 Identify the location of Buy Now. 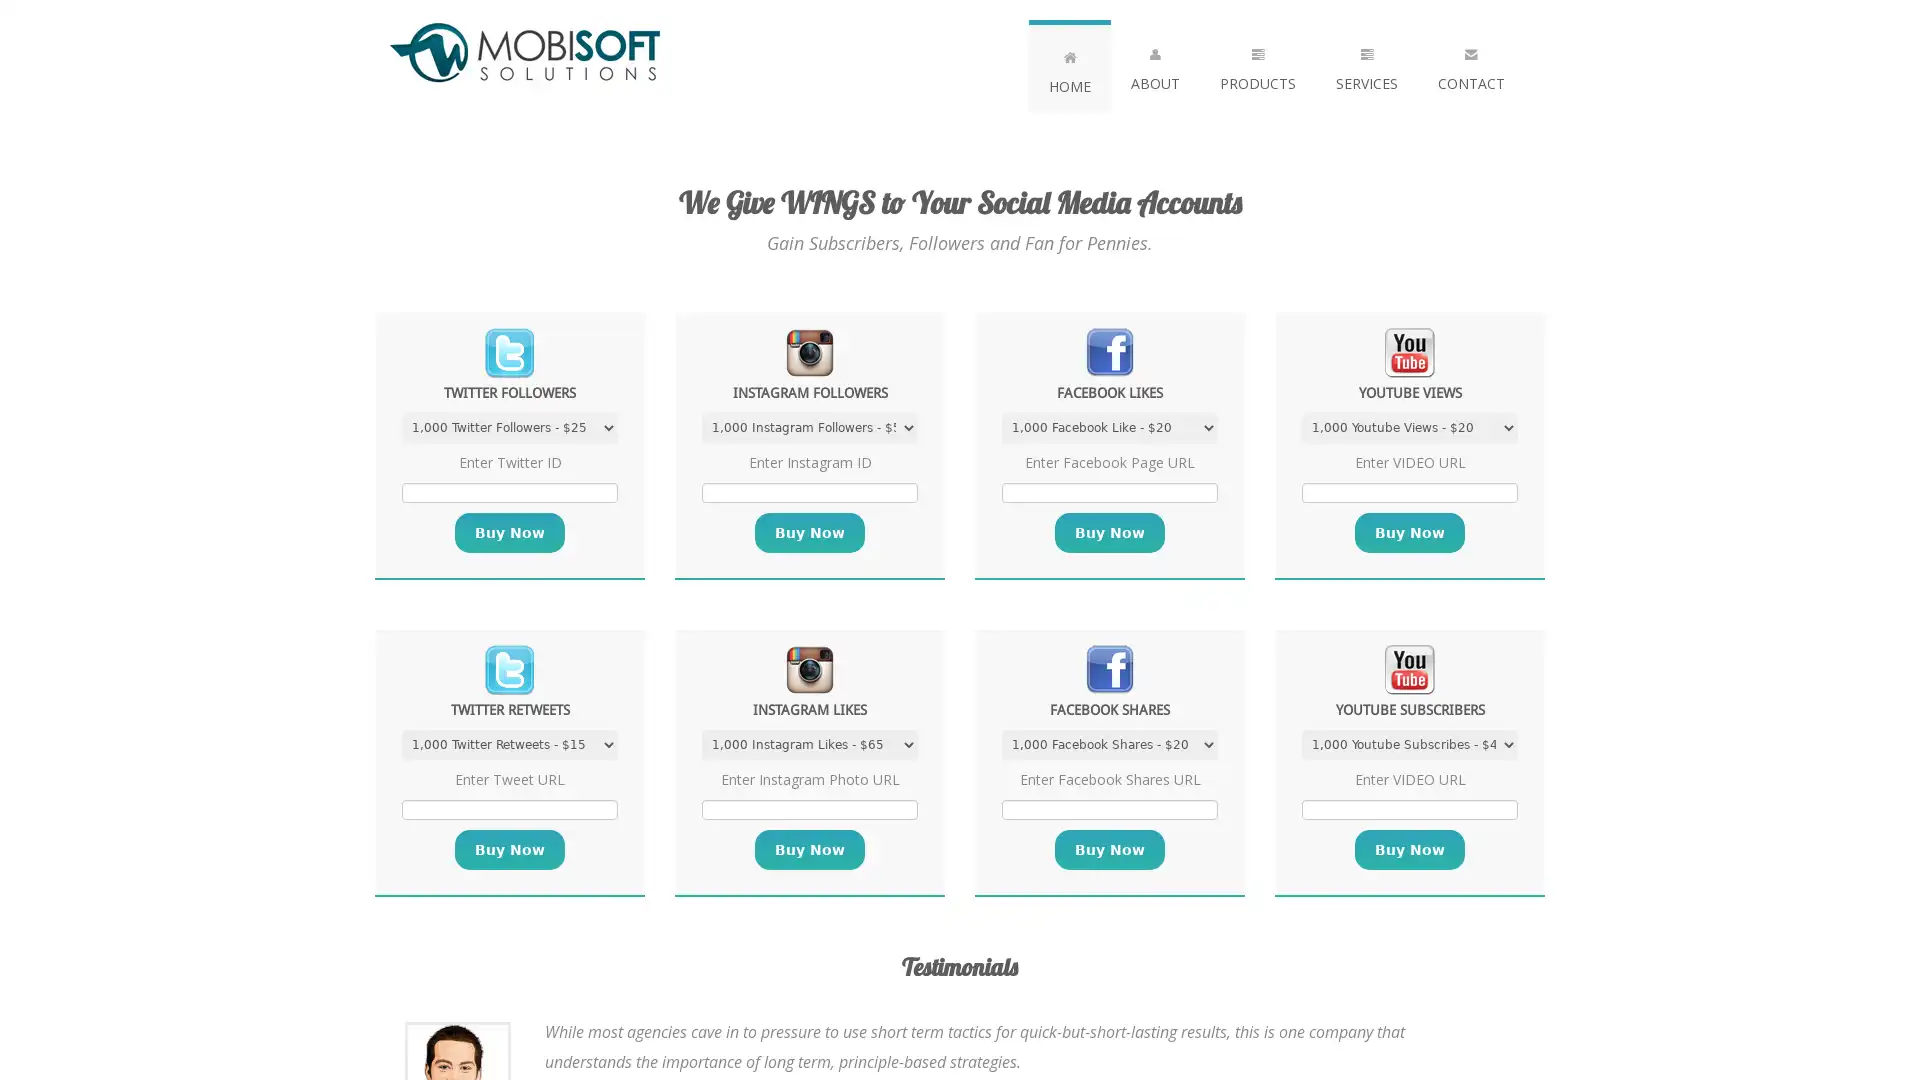
(1108, 531).